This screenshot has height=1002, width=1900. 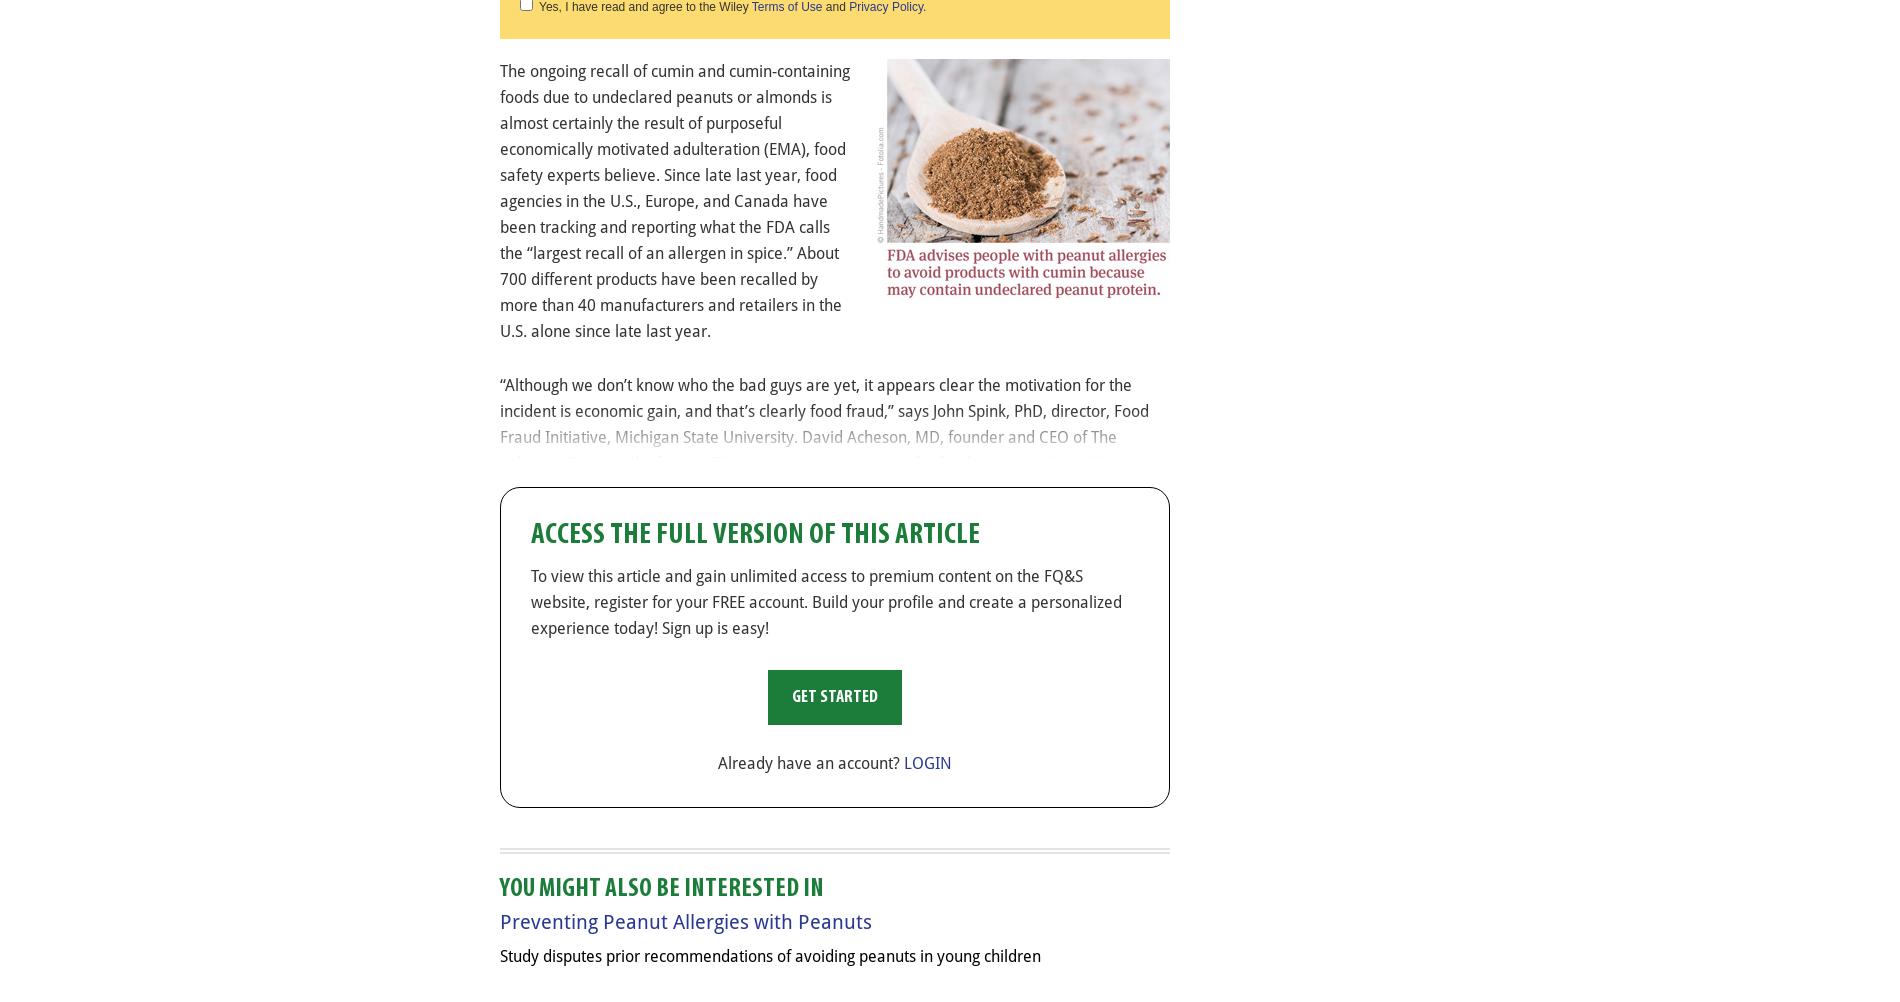 I want to click on 'Preventing Peanut Allergies with Peanuts', so click(x=686, y=921).